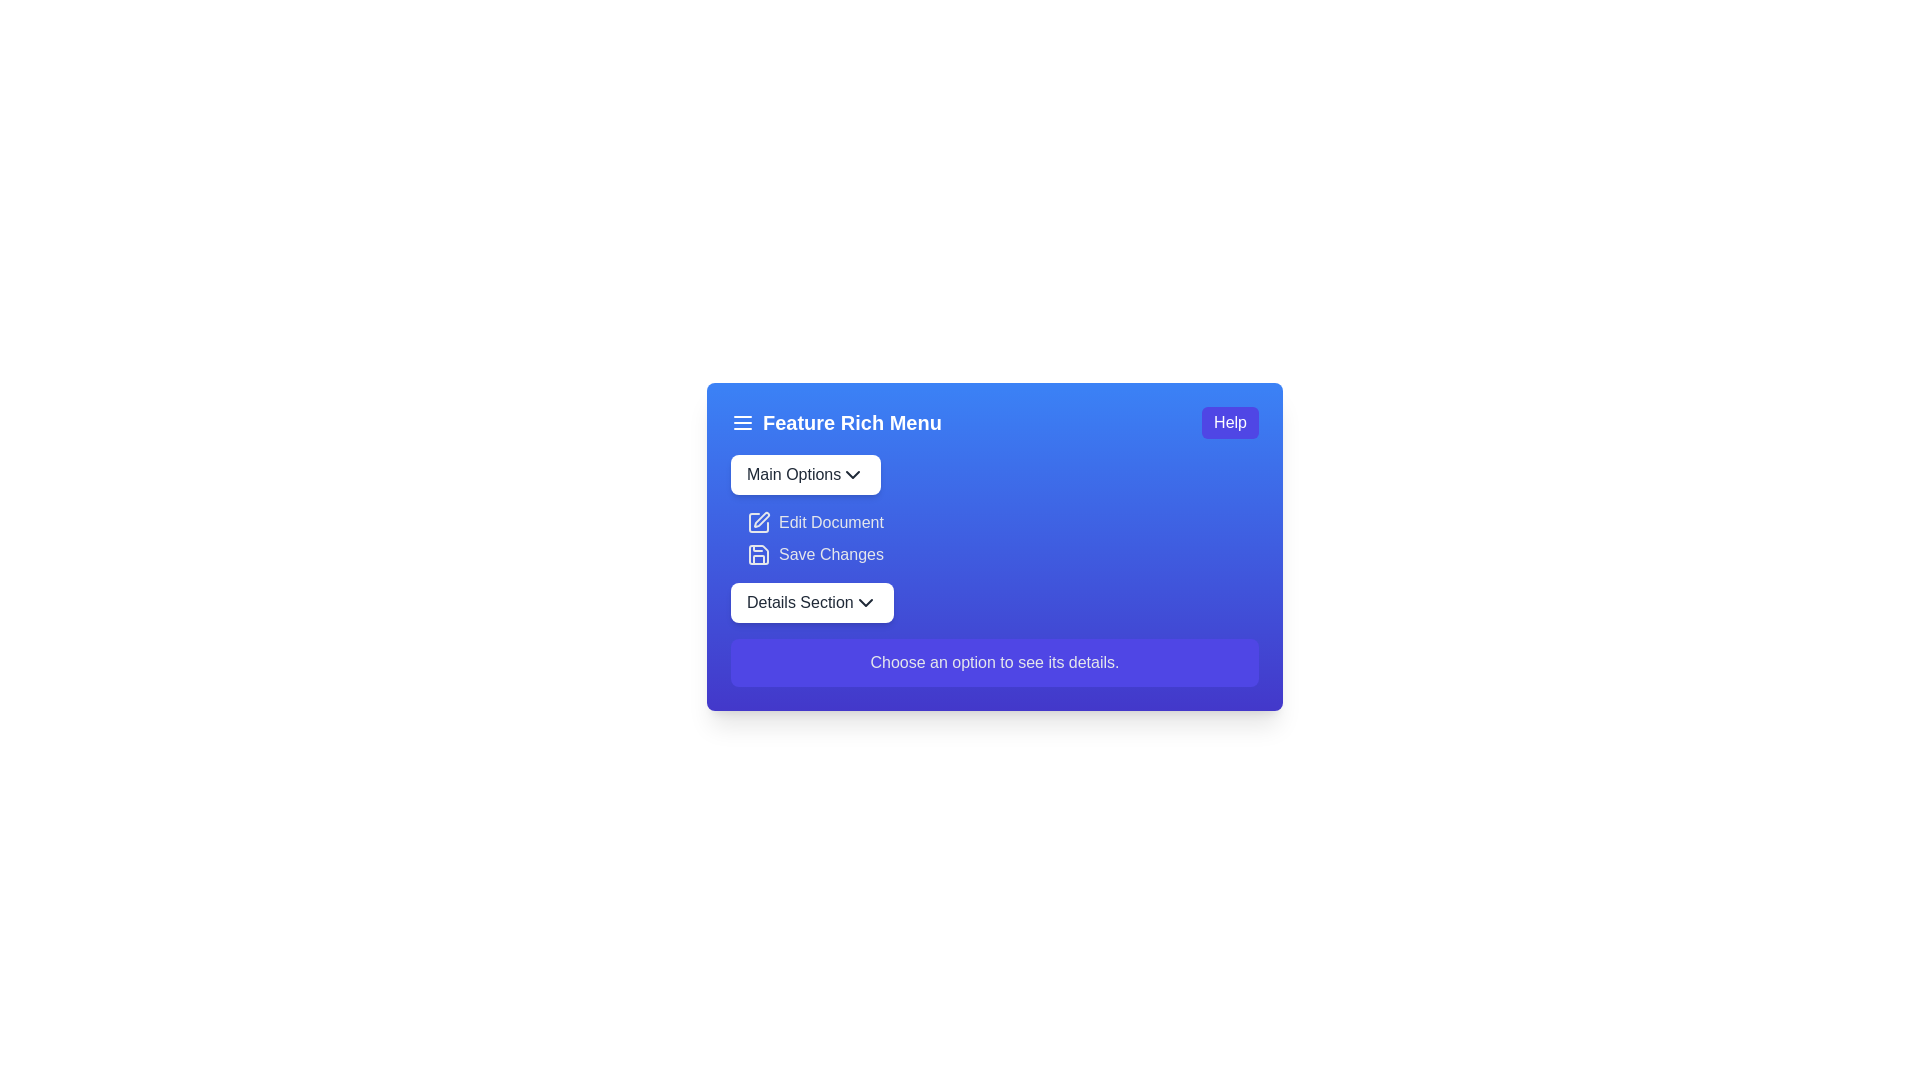 The image size is (1920, 1080). What do you see at coordinates (815, 555) in the screenshot?
I see `the 'Save Changes' button located in the 'Feature Rich Menu', which is the second button below 'Edit Document' and above 'Details Section' dropdown` at bounding box center [815, 555].